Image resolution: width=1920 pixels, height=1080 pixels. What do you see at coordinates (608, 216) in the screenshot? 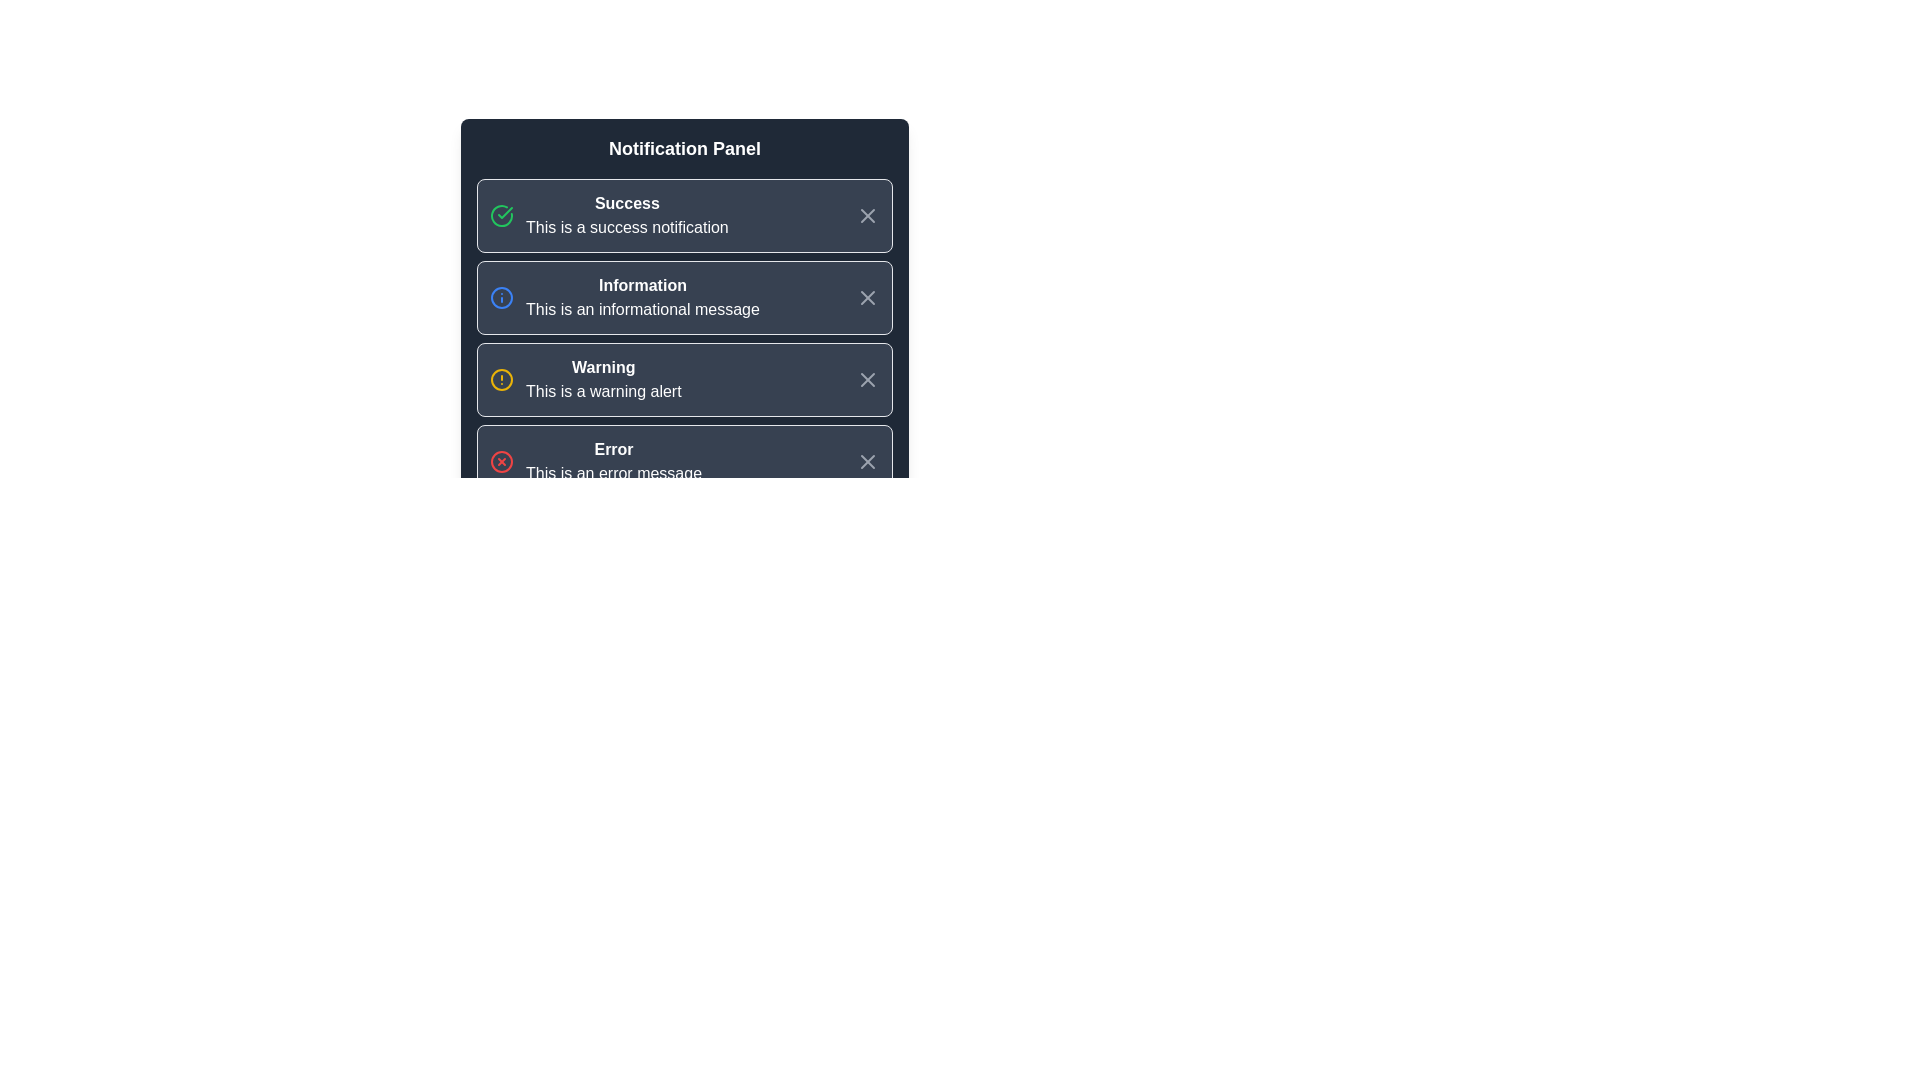
I see `the success notification block that displays a green check icon and the message 'This is a success notification'` at bounding box center [608, 216].